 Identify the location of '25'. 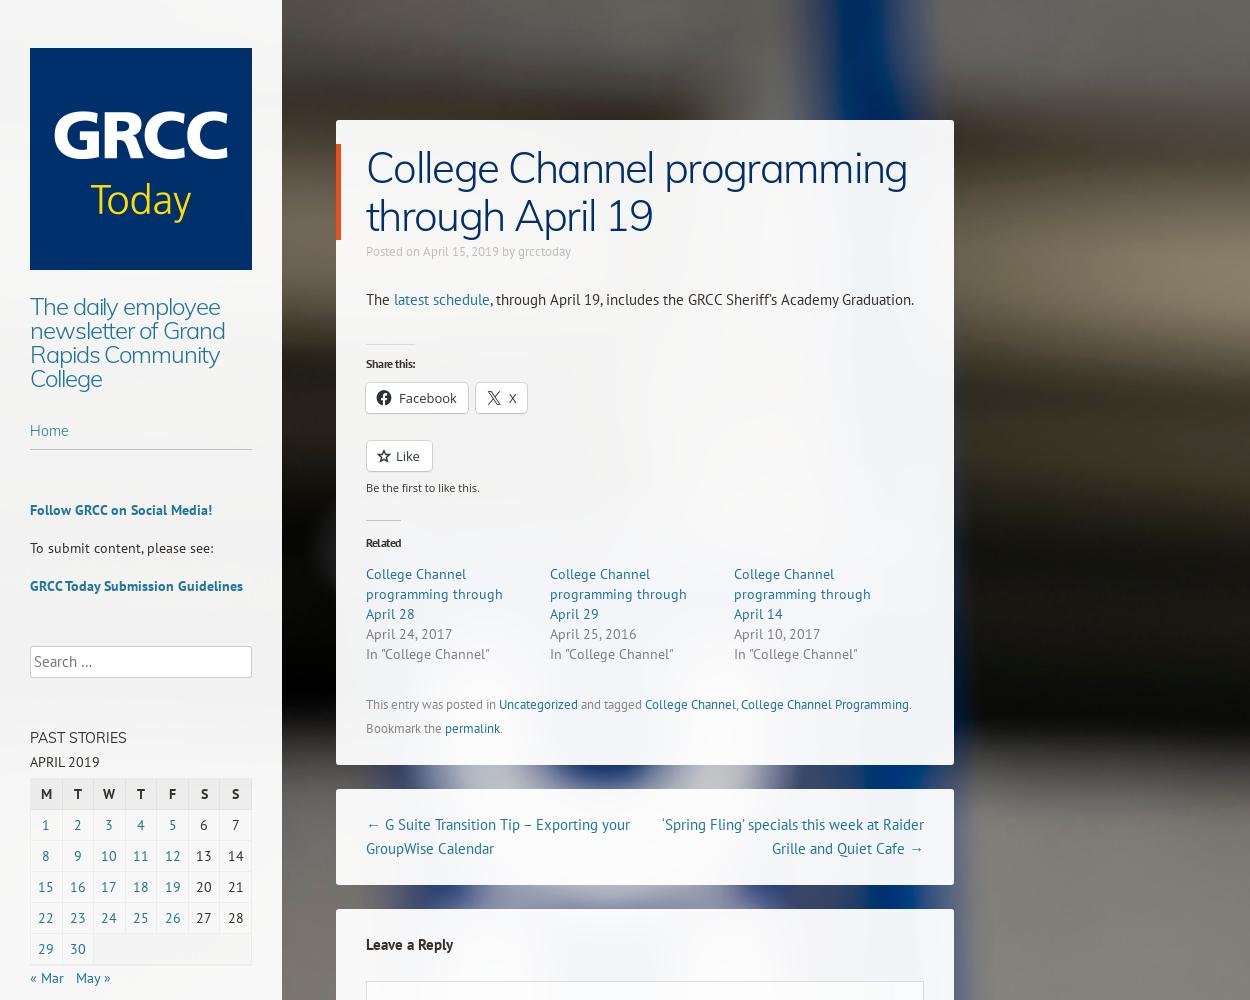
(140, 918).